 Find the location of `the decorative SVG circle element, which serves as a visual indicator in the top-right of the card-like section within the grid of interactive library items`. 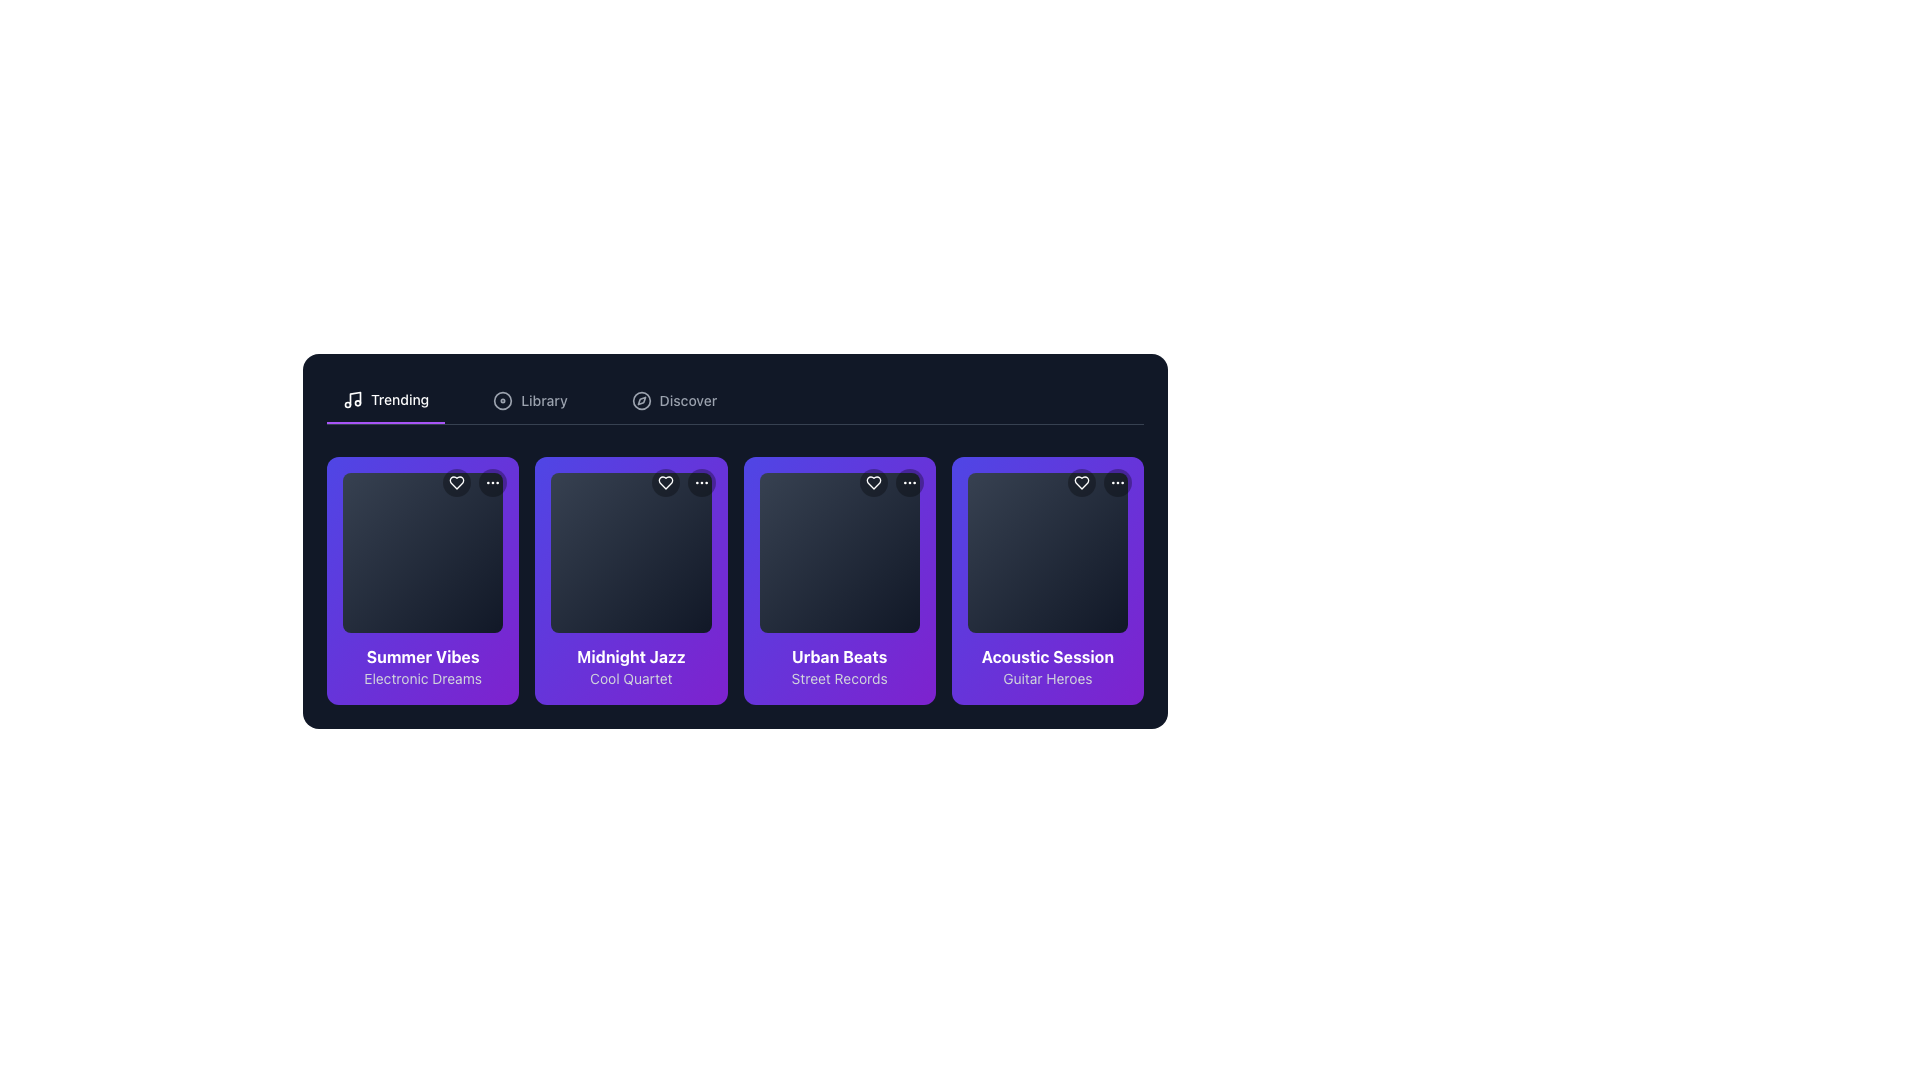

the decorative SVG circle element, which serves as a visual indicator in the top-right of the card-like section within the grid of interactive library items is located at coordinates (503, 401).